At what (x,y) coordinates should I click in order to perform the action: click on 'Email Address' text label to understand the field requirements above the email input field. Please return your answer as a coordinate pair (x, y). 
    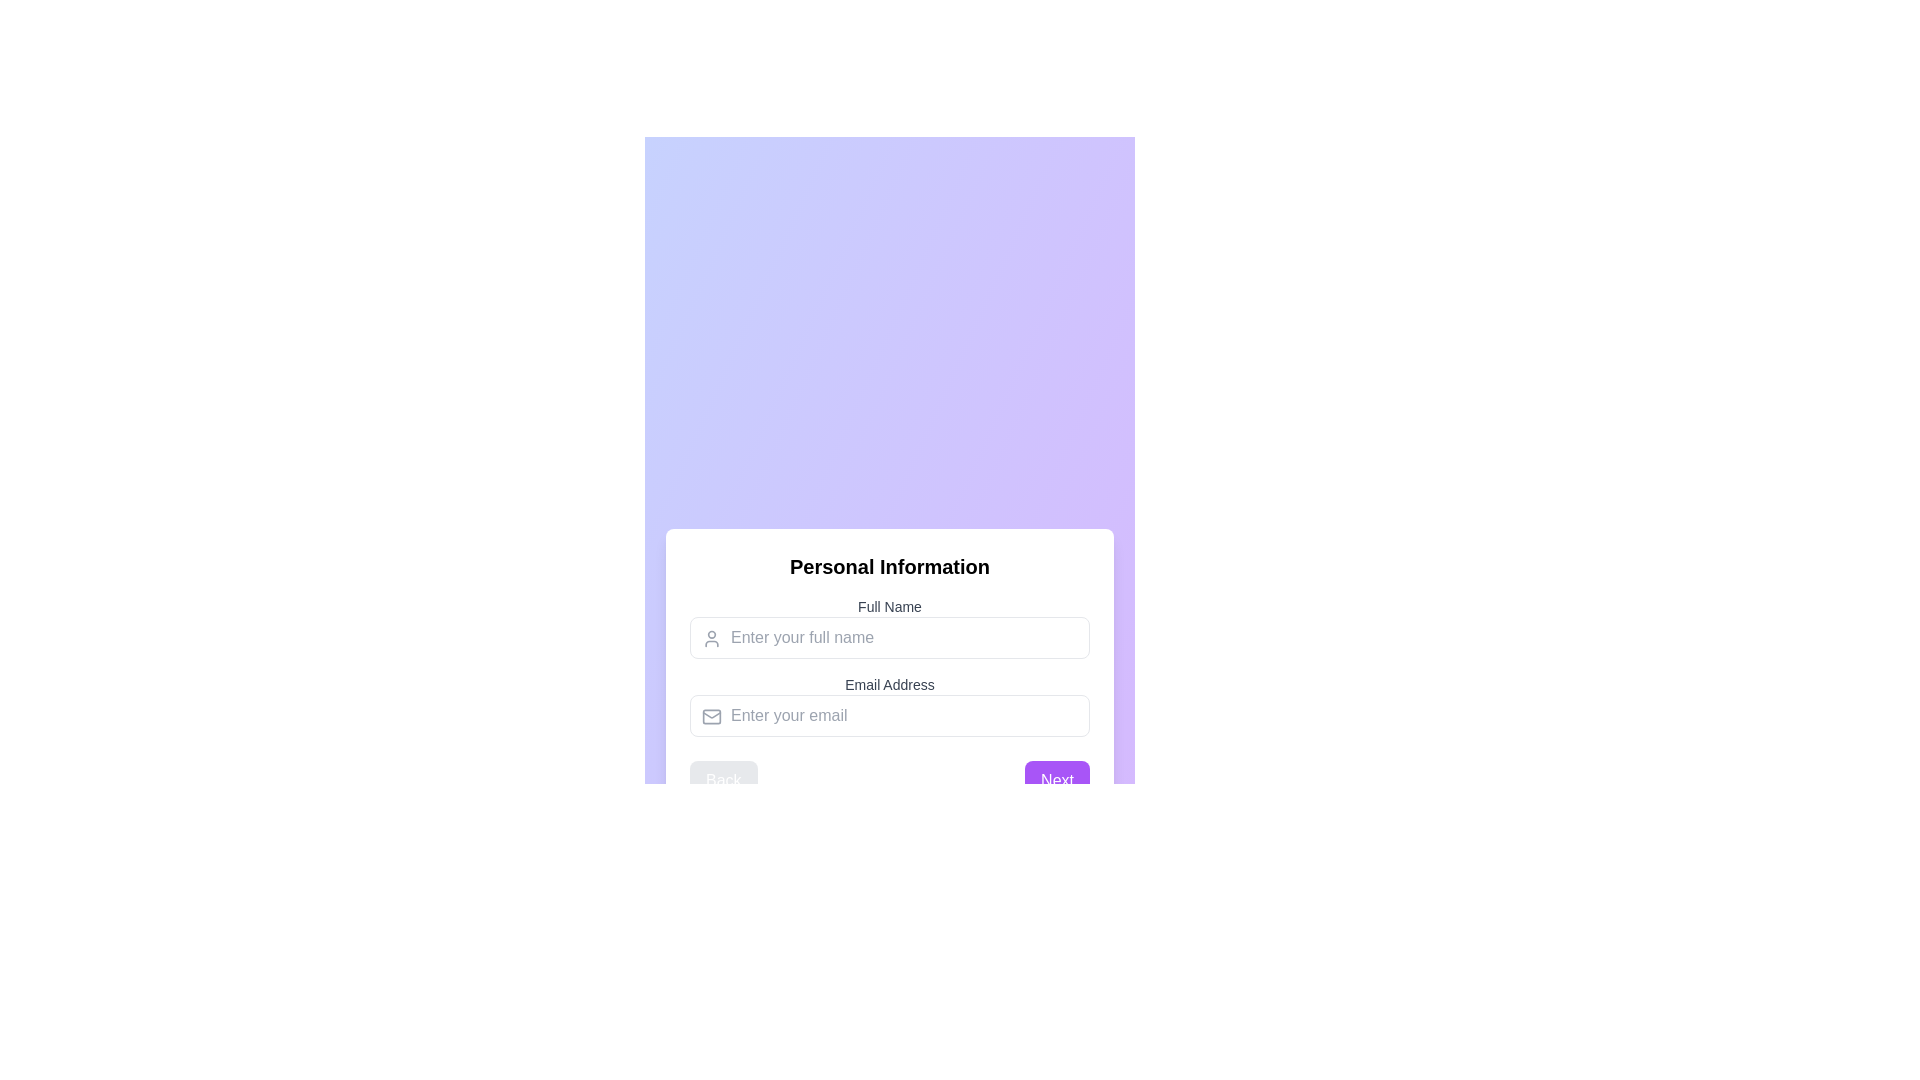
    Looking at the image, I should click on (888, 684).